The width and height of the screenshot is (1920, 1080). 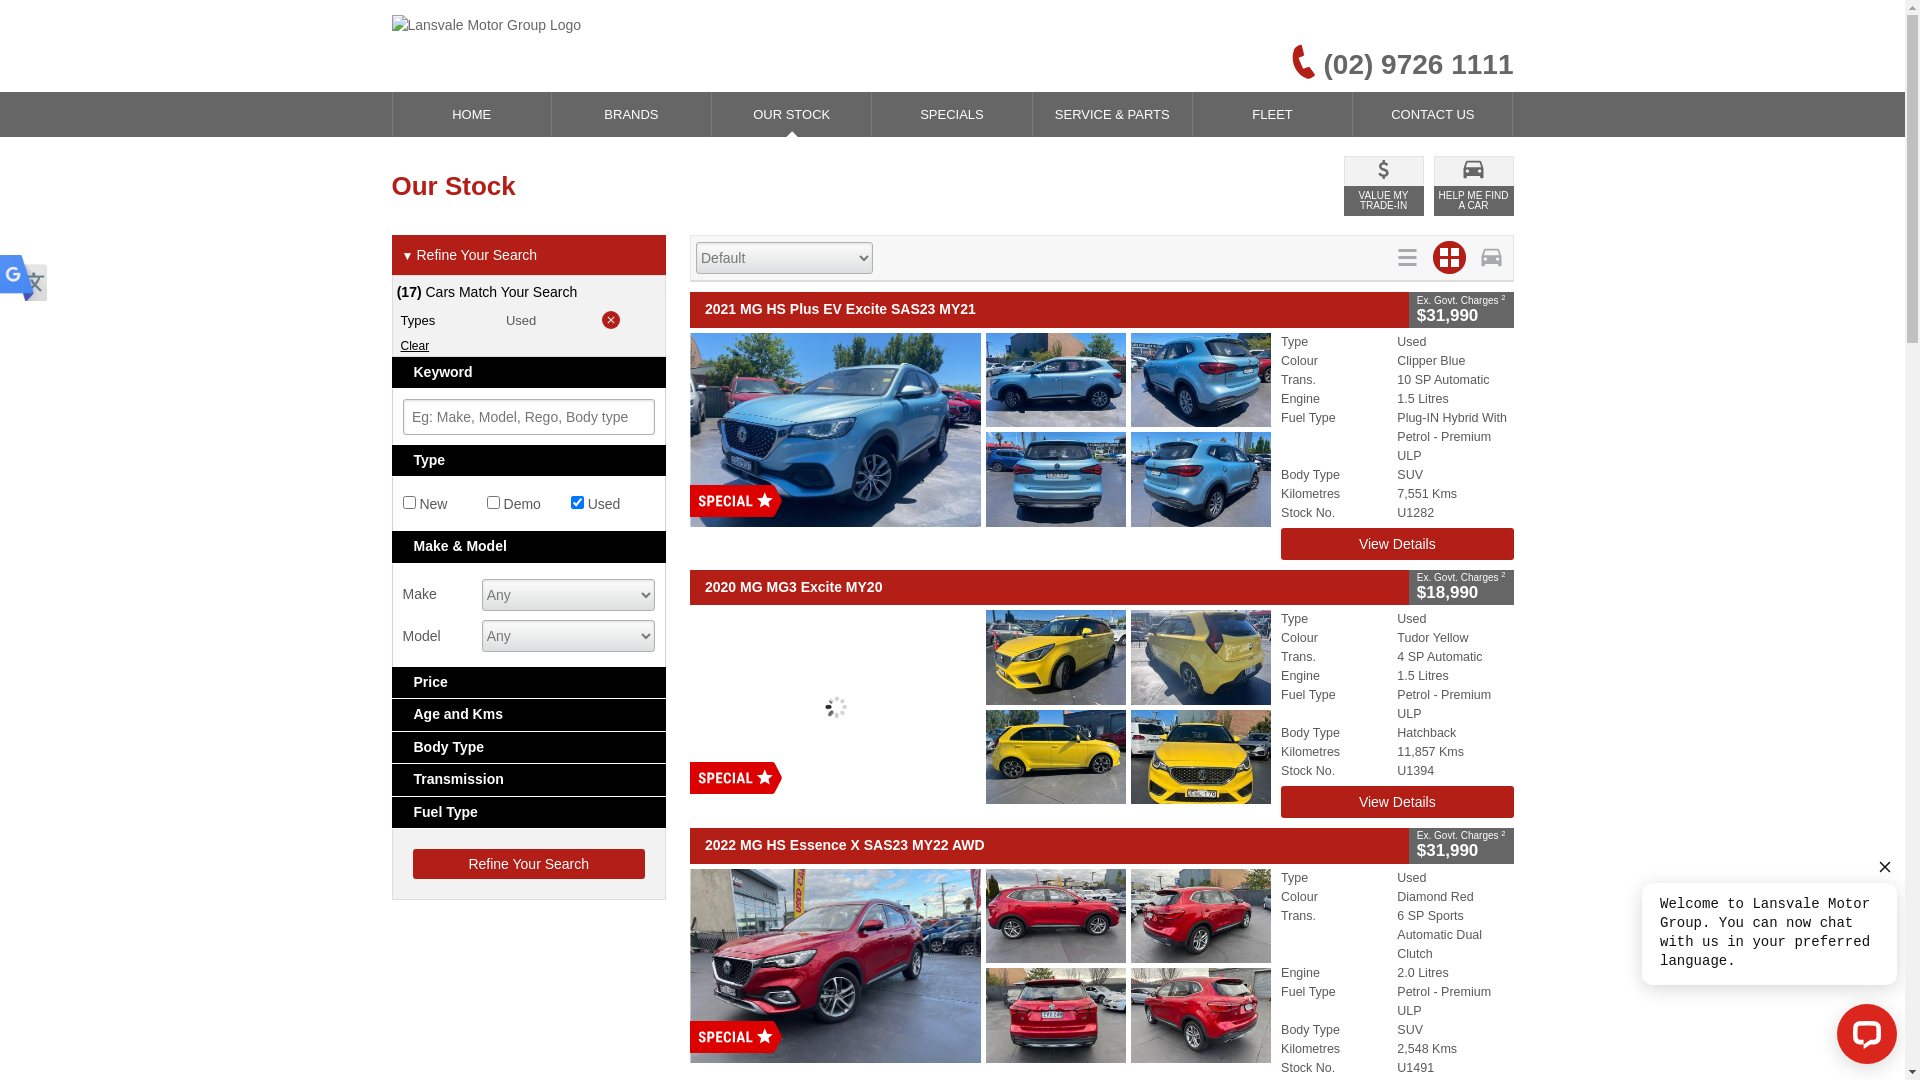 What do you see at coordinates (1111, 114) in the screenshot?
I see `'SERVICE & PARTS'` at bounding box center [1111, 114].